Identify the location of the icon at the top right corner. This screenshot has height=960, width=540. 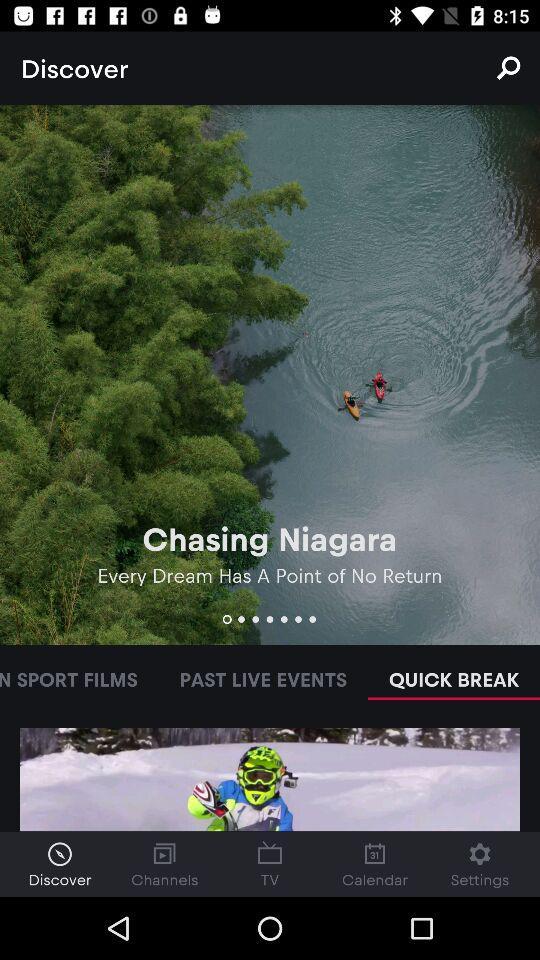
(508, 68).